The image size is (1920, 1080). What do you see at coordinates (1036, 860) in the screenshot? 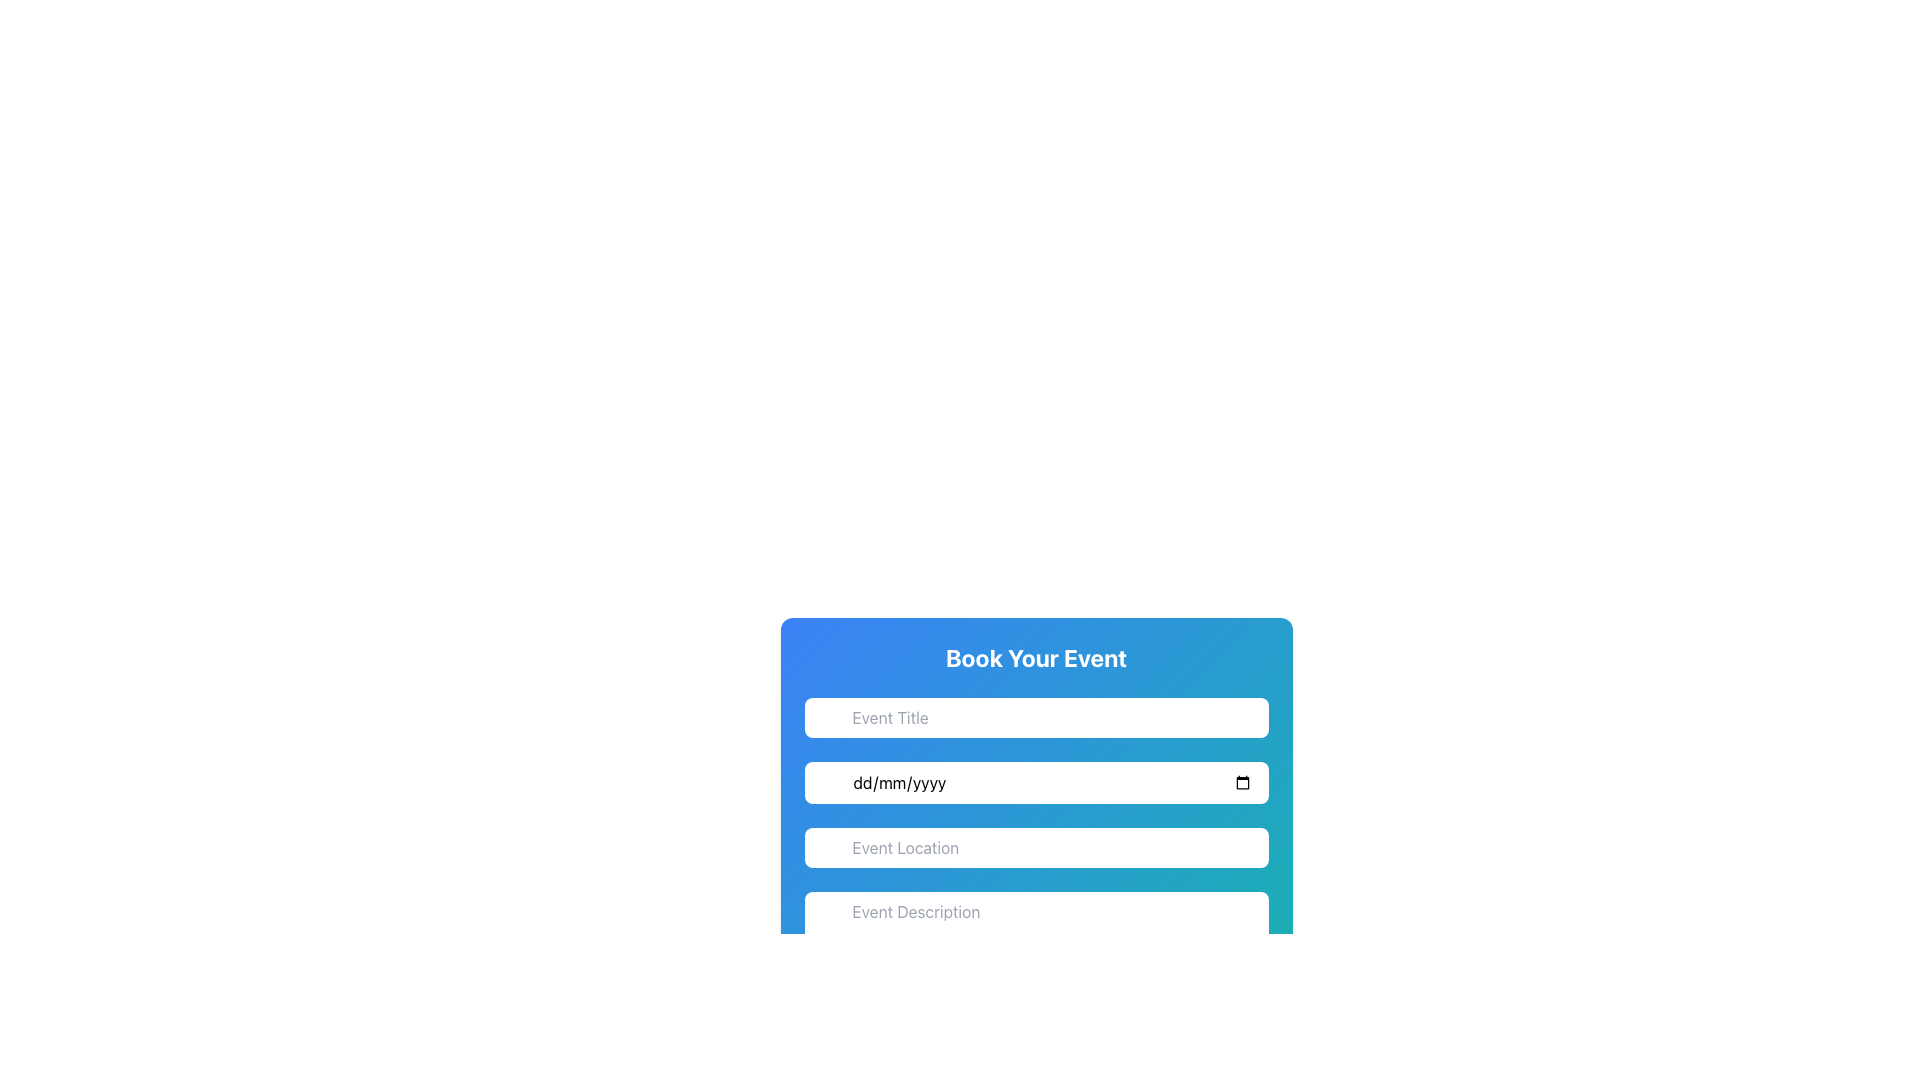
I see `the text input field for event location, positioned third in the vertical stack` at bounding box center [1036, 860].